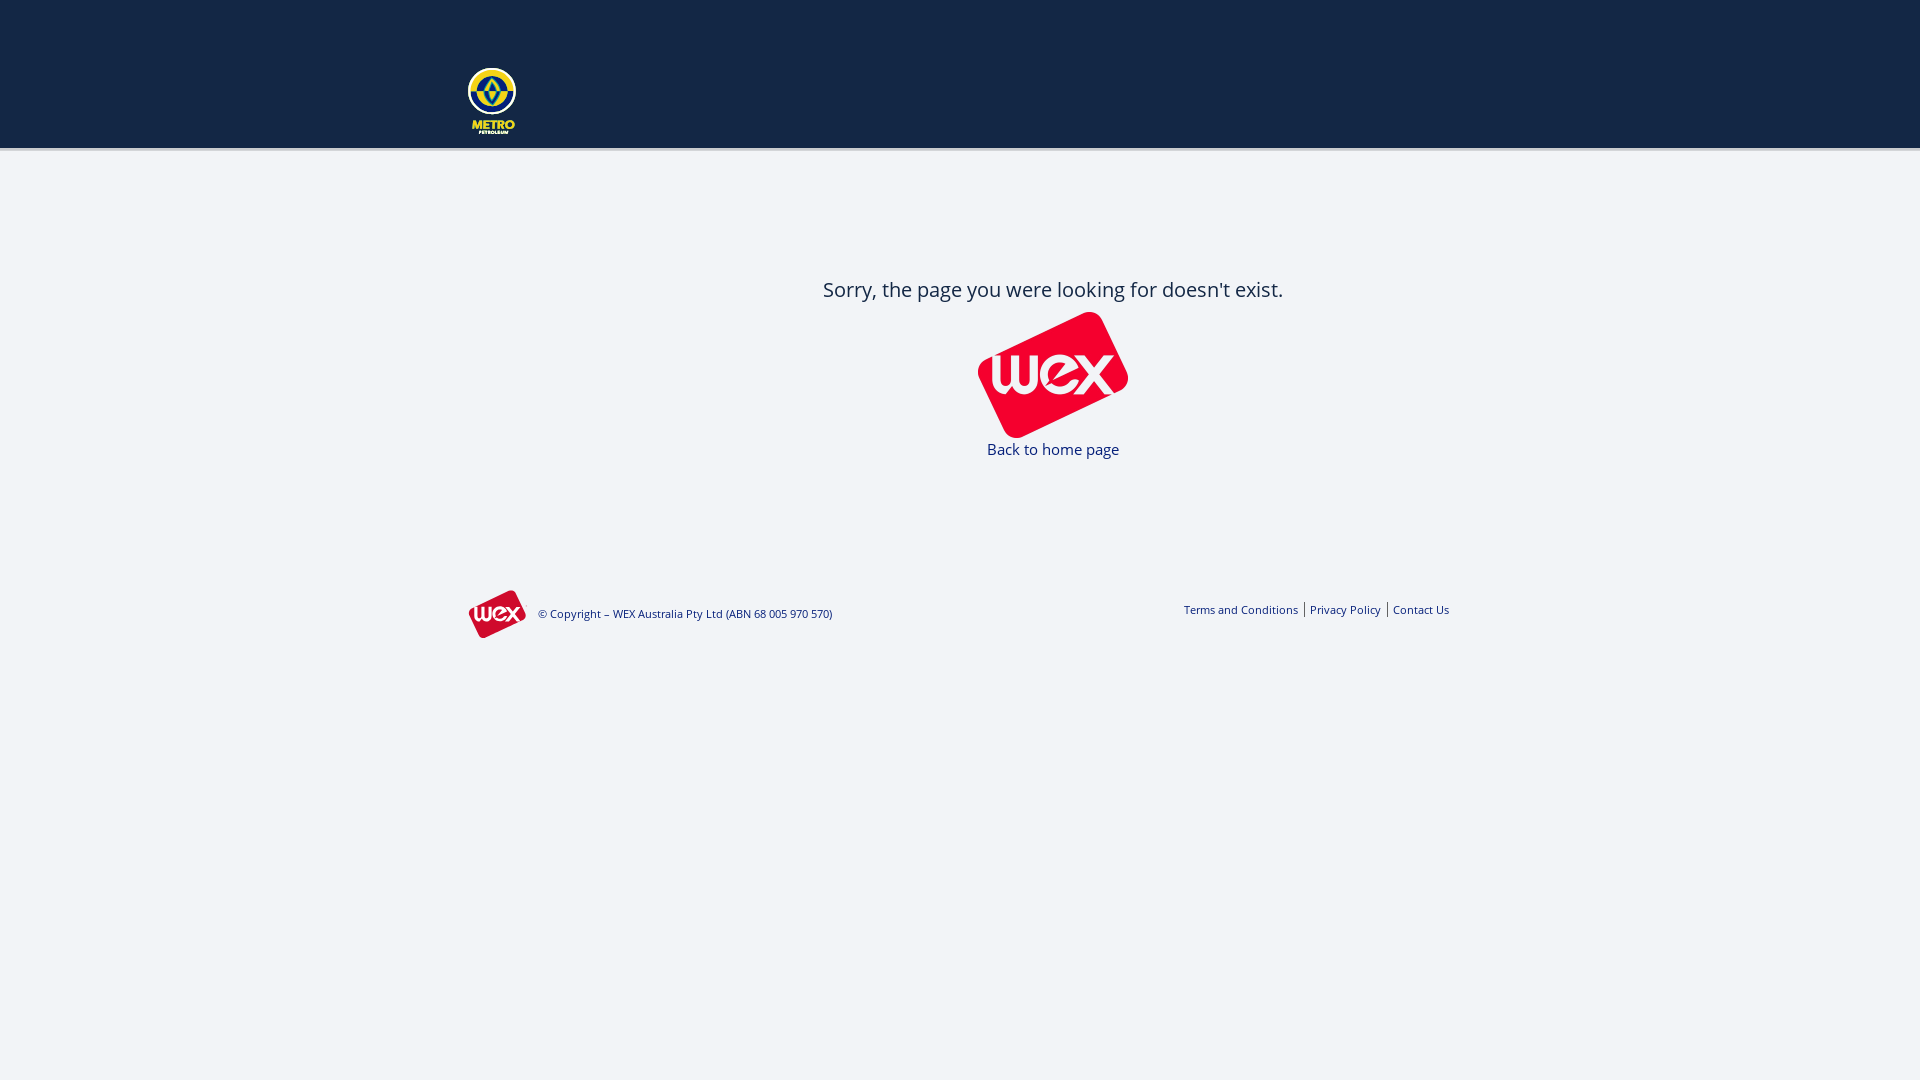 The image size is (1920, 1080). What do you see at coordinates (1051, 447) in the screenshot?
I see `'Back to home page'` at bounding box center [1051, 447].